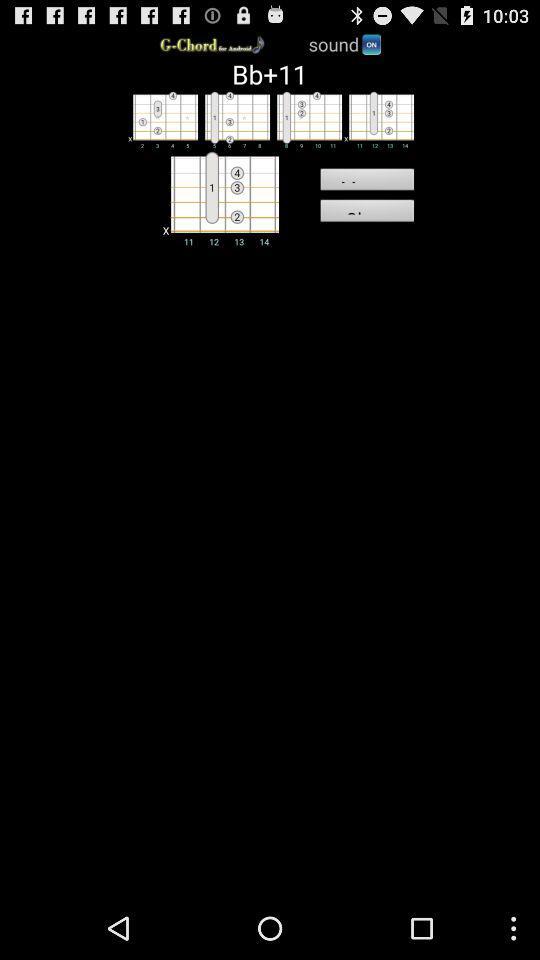 Image resolution: width=540 pixels, height=960 pixels. Describe the element at coordinates (217, 197) in the screenshot. I see `choose cord` at that location.